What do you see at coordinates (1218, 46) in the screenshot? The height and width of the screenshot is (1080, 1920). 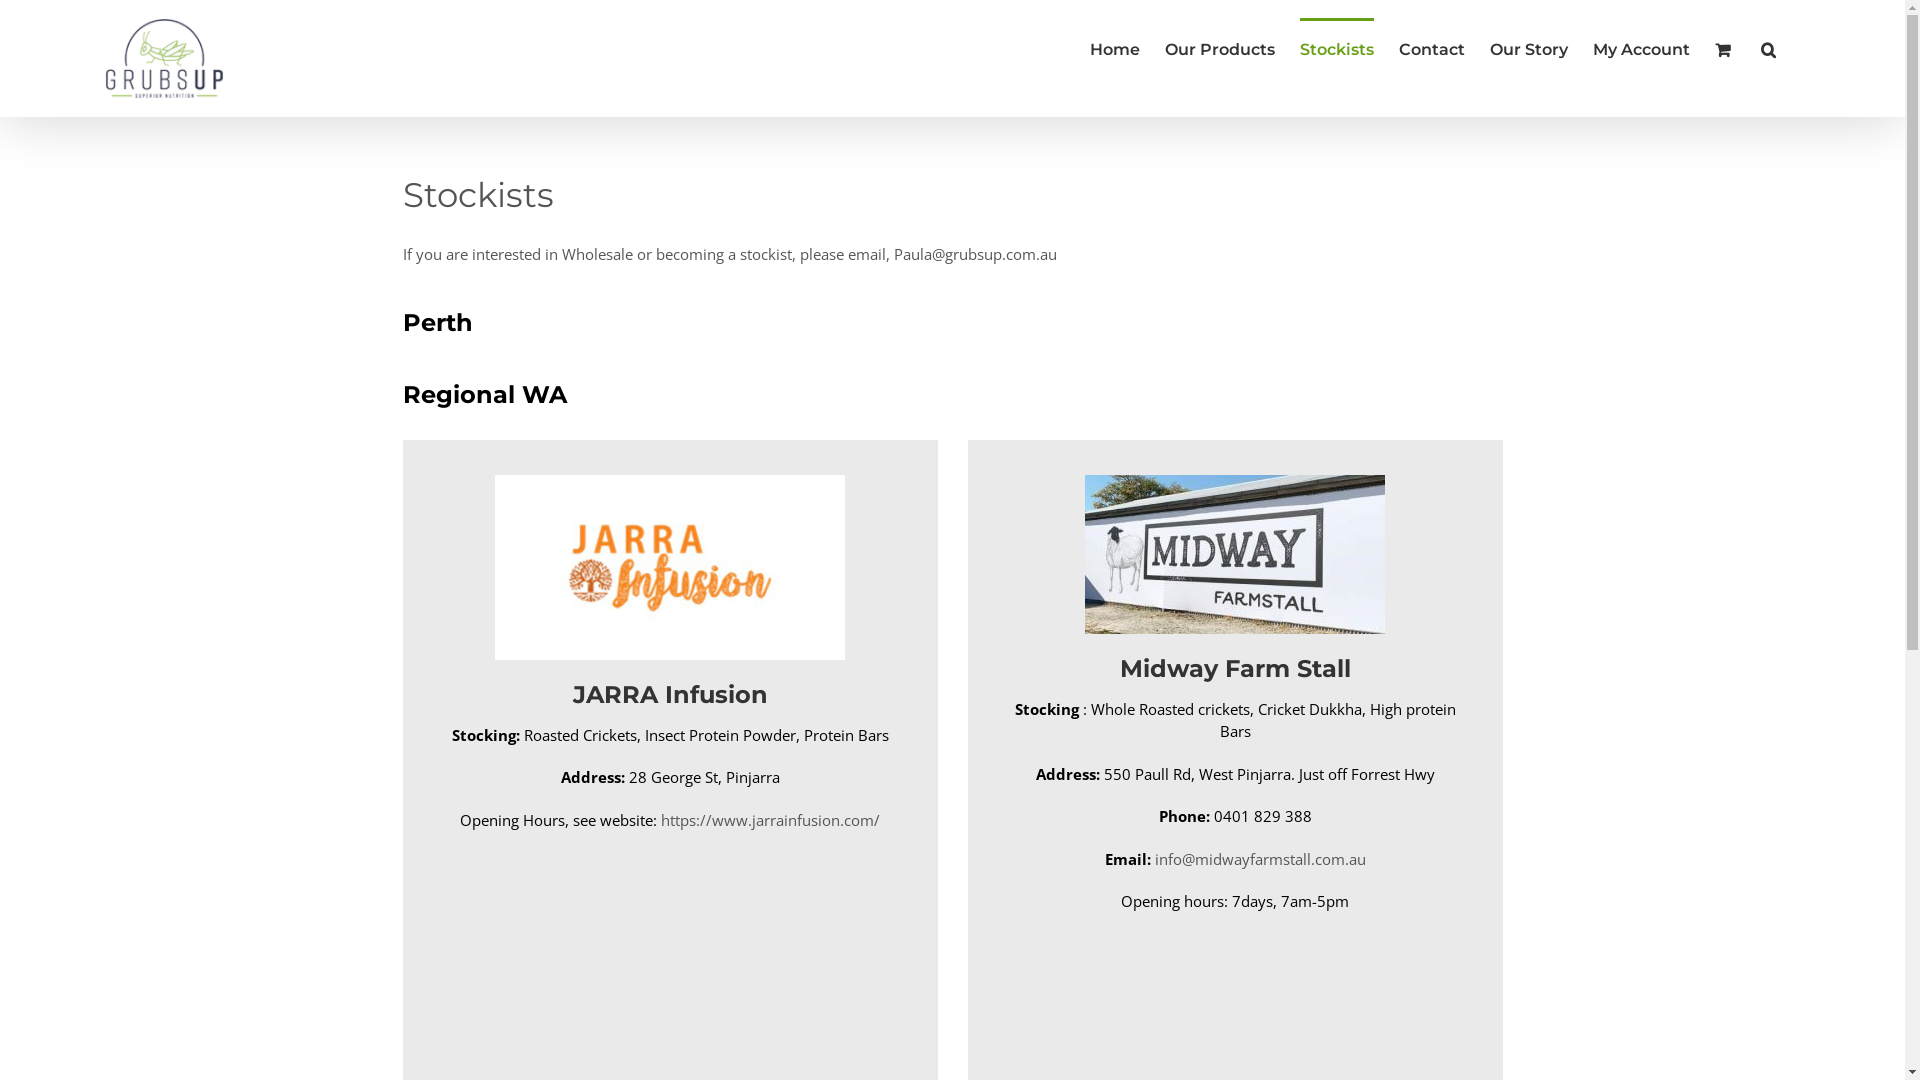 I see `'Our Products'` at bounding box center [1218, 46].